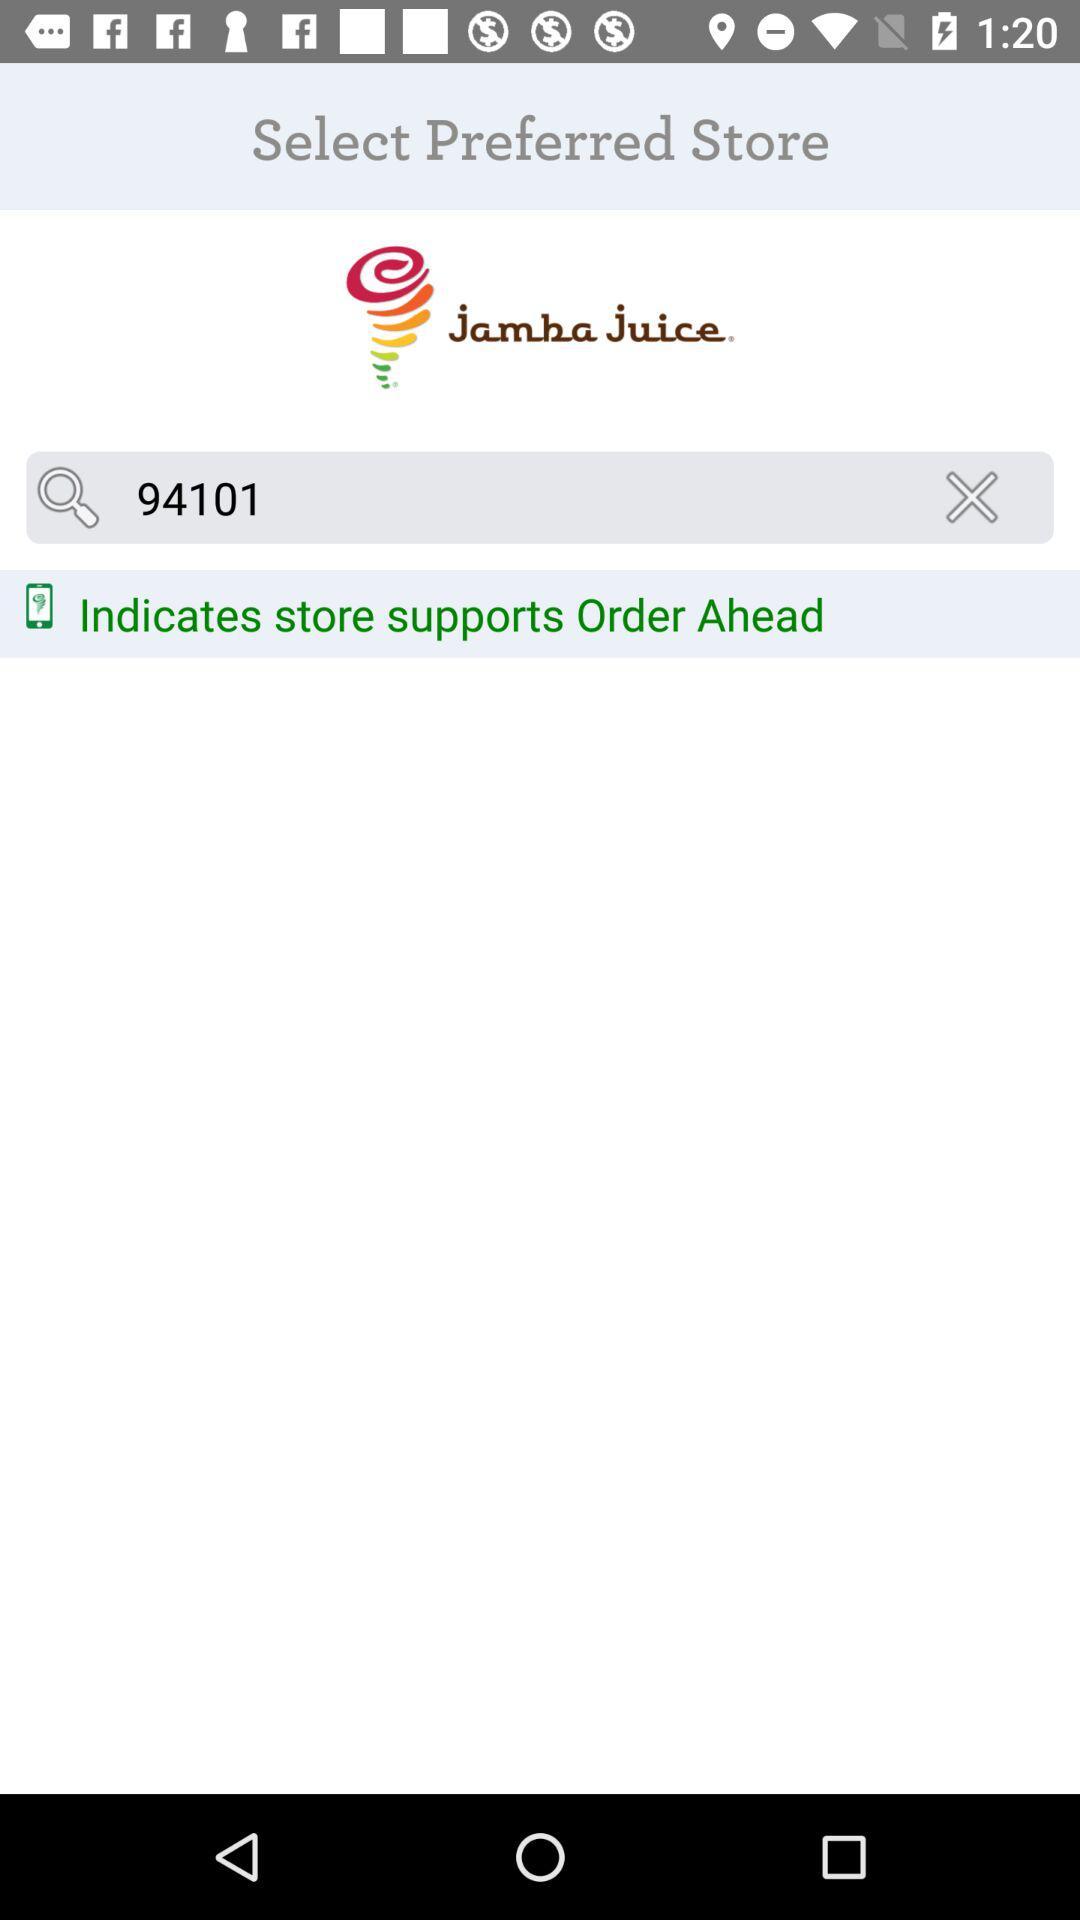 The height and width of the screenshot is (1920, 1080). What do you see at coordinates (538, 316) in the screenshot?
I see `the item below the select preferred store icon` at bounding box center [538, 316].